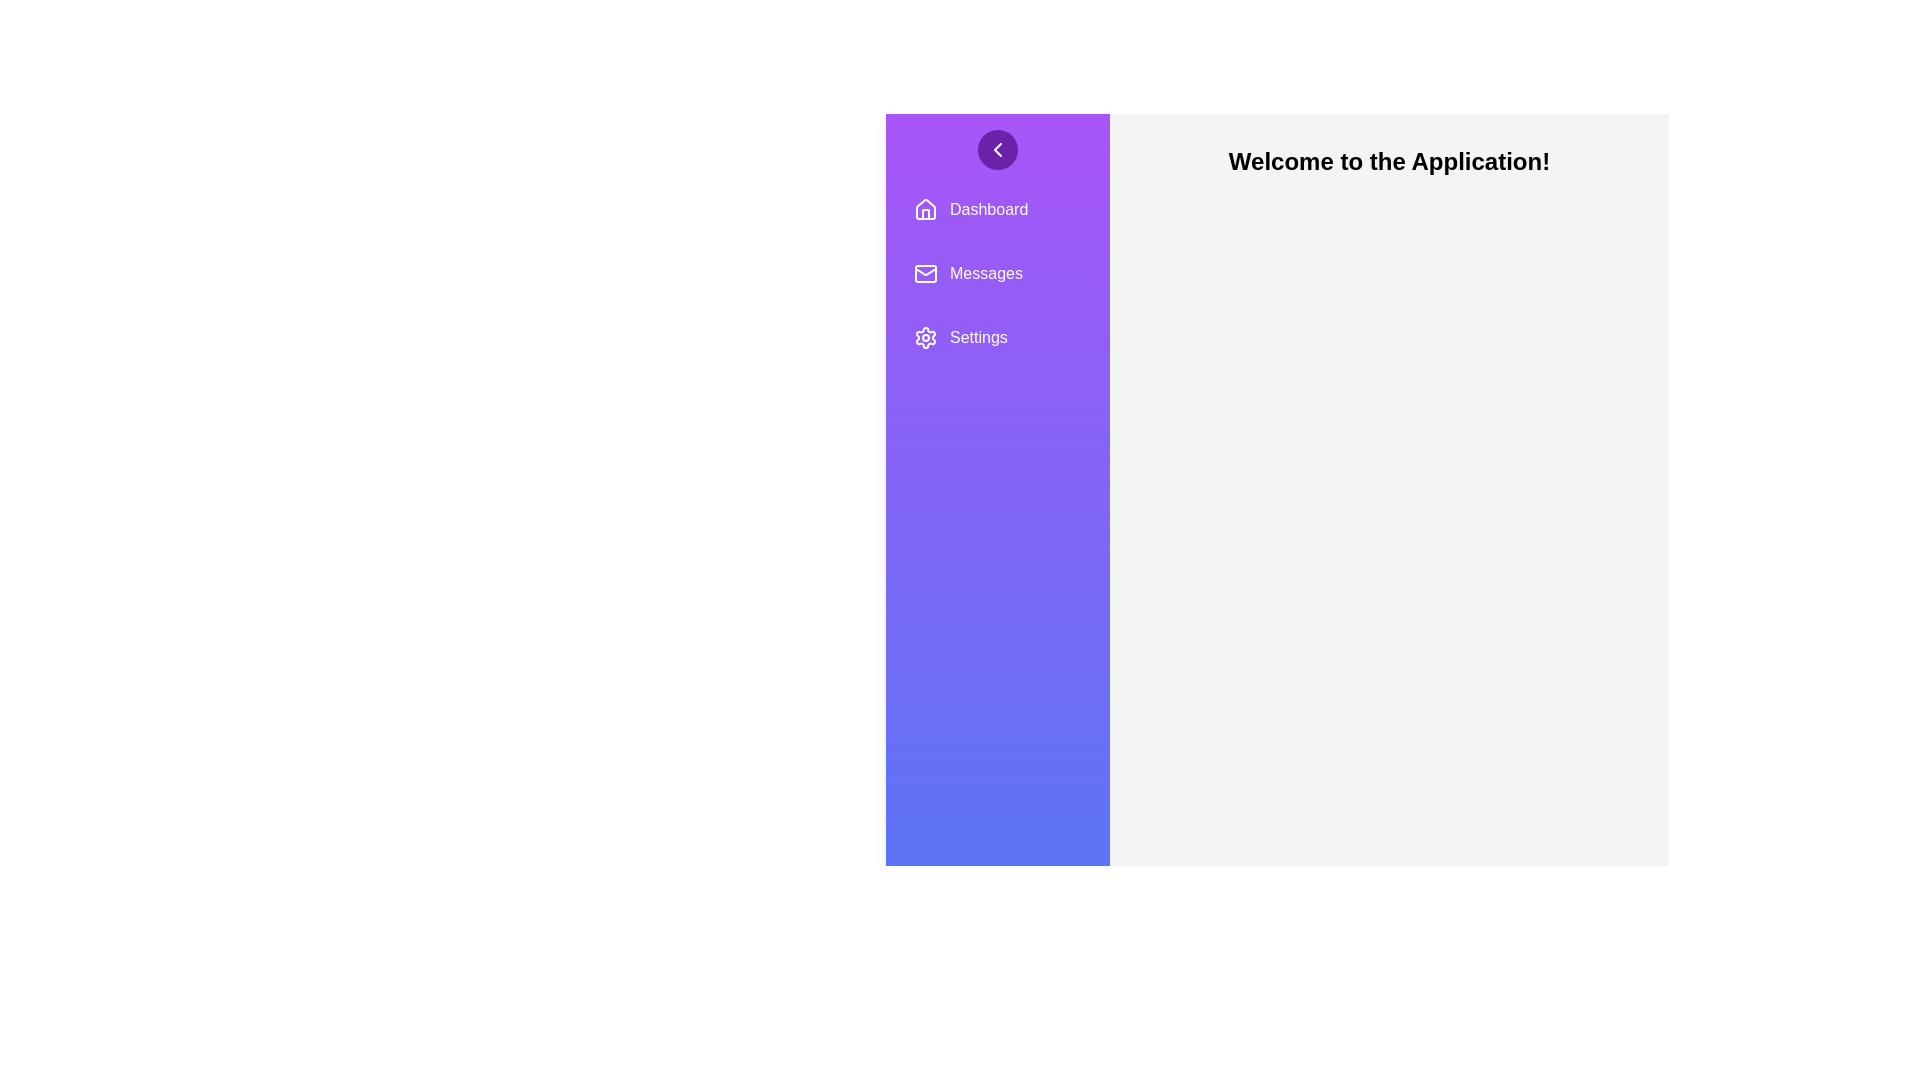  What do you see at coordinates (998, 273) in the screenshot?
I see `a specific item in the Navigation Menu` at bounding box center [998, 273].